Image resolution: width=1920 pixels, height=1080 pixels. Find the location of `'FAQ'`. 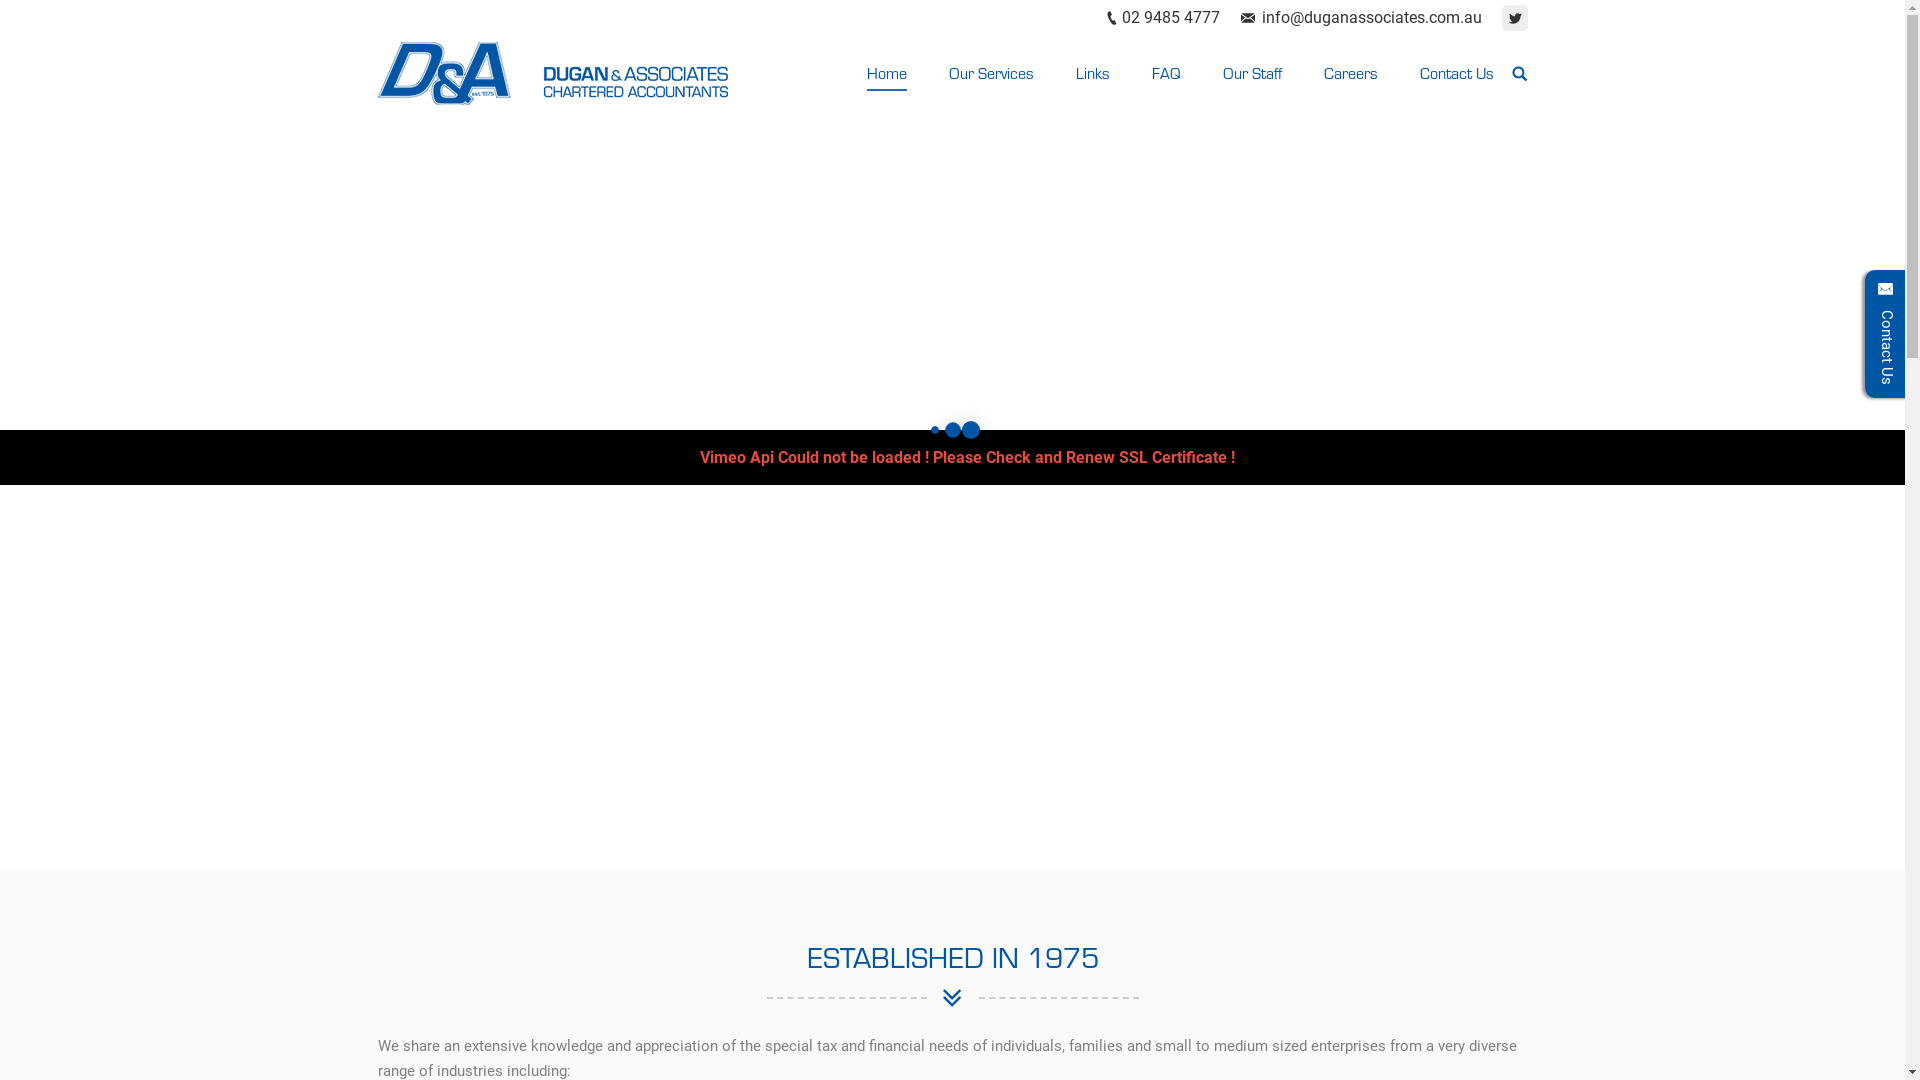

'FAQ' is located at coordinates (1168, 72).